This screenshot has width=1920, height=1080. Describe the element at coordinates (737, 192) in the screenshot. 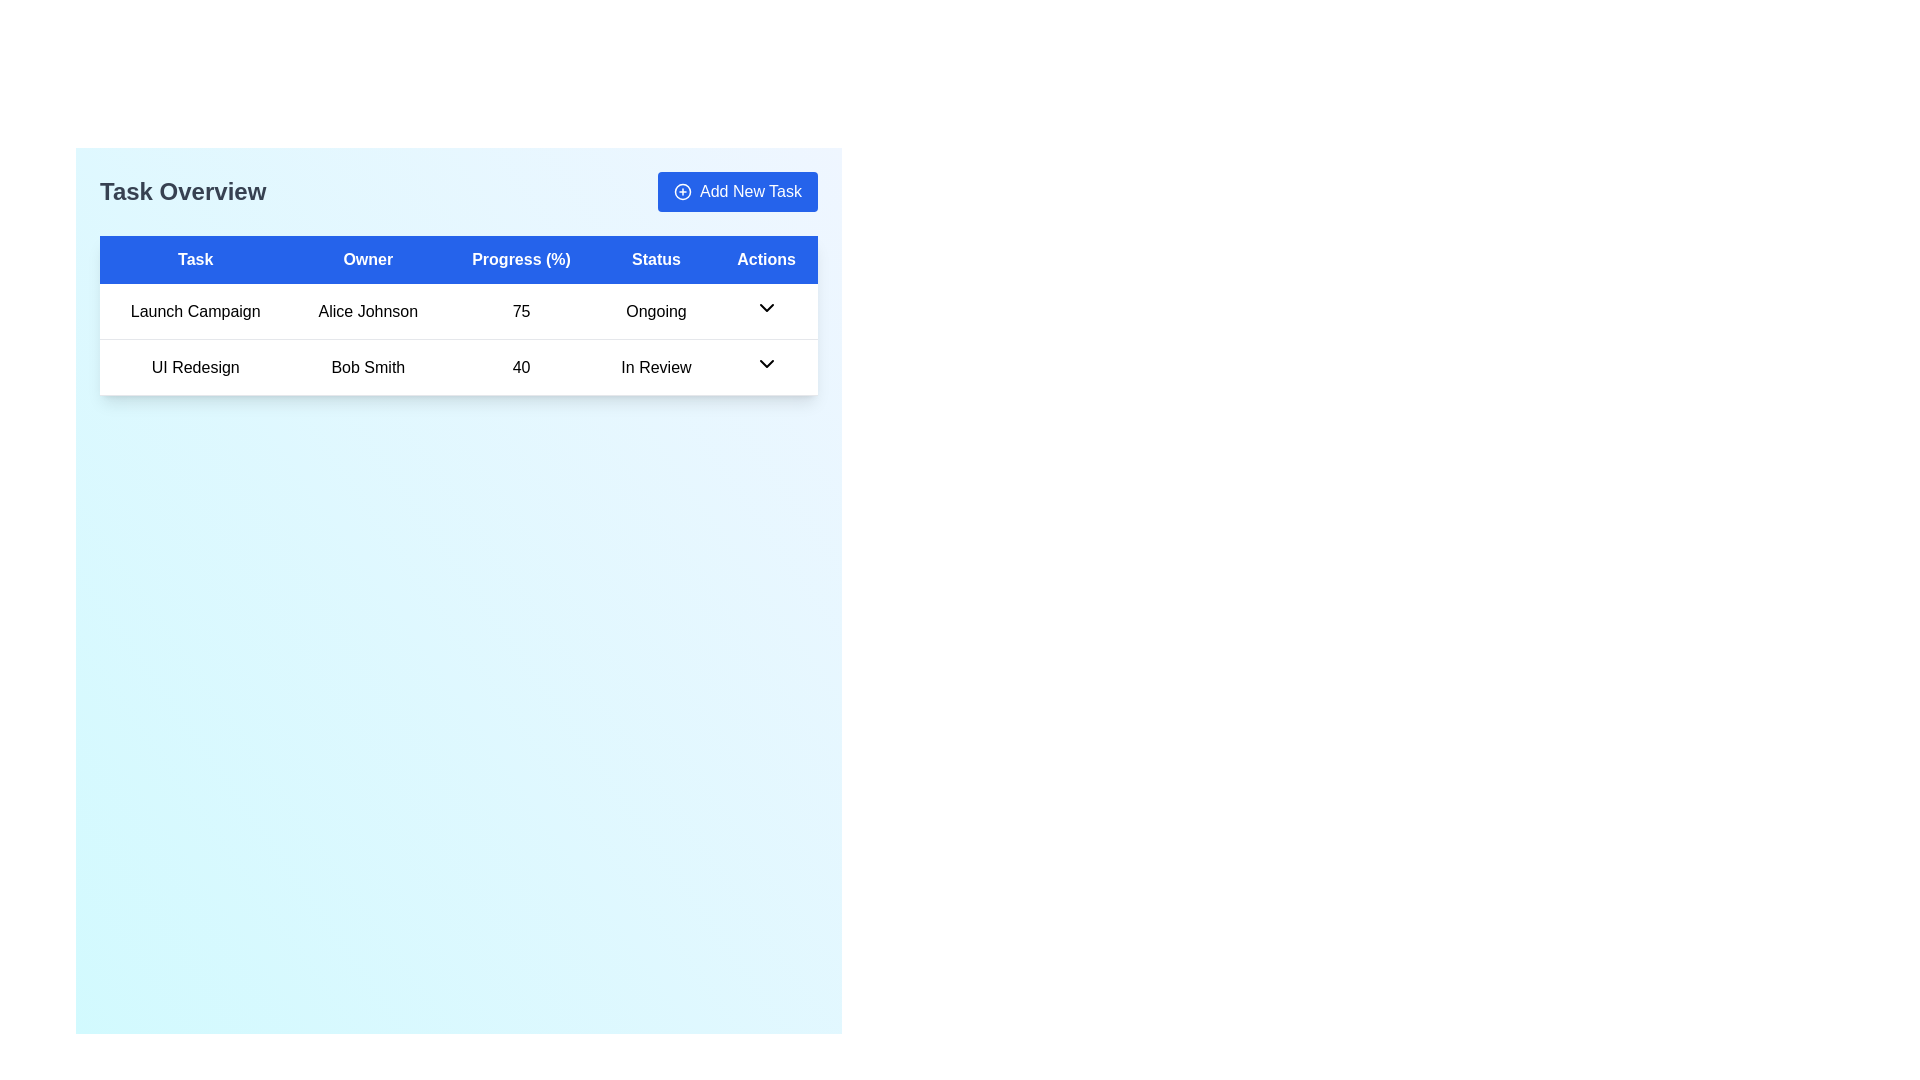

I see `the rectangular button with a blue background and white text reading 'Add New Task', located in the top-right corner of the header` at that location.